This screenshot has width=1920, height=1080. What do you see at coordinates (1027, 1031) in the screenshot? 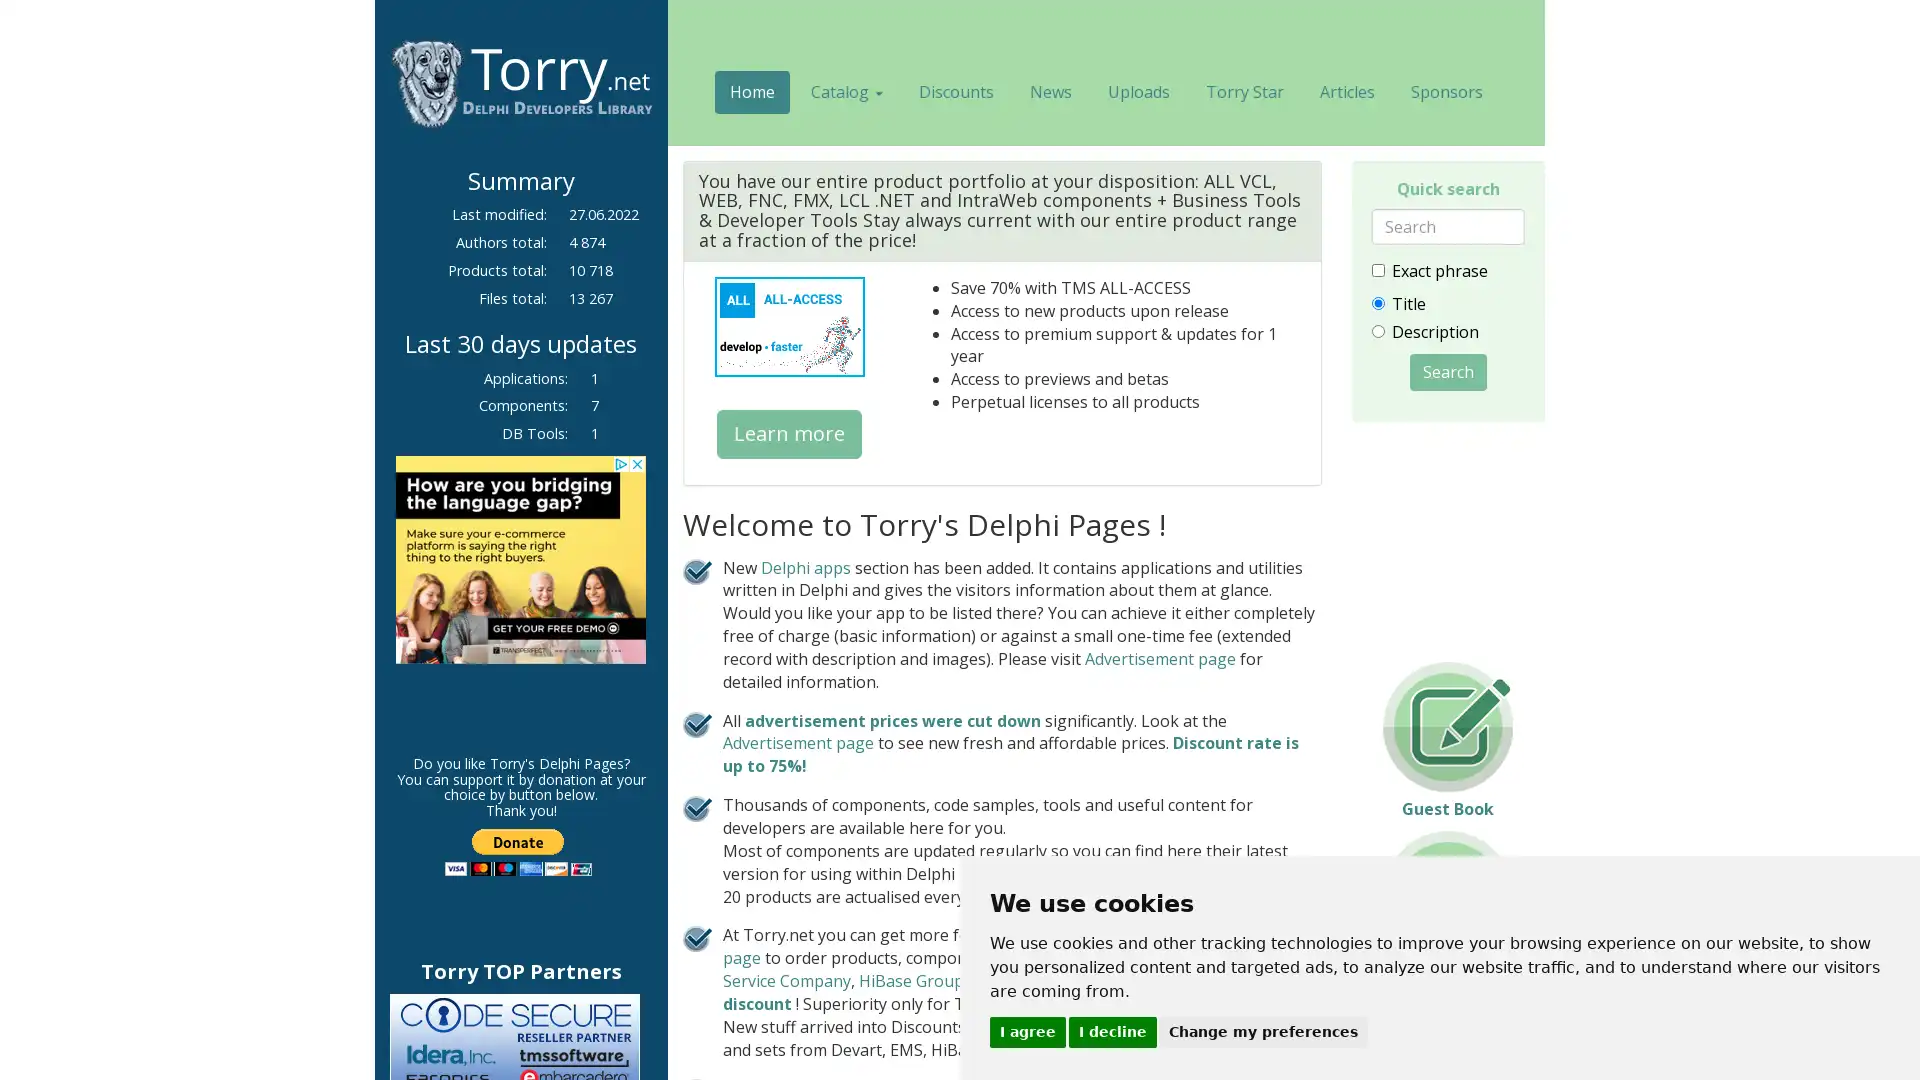
I see `I agree` at bounding box center [1027, 1031].